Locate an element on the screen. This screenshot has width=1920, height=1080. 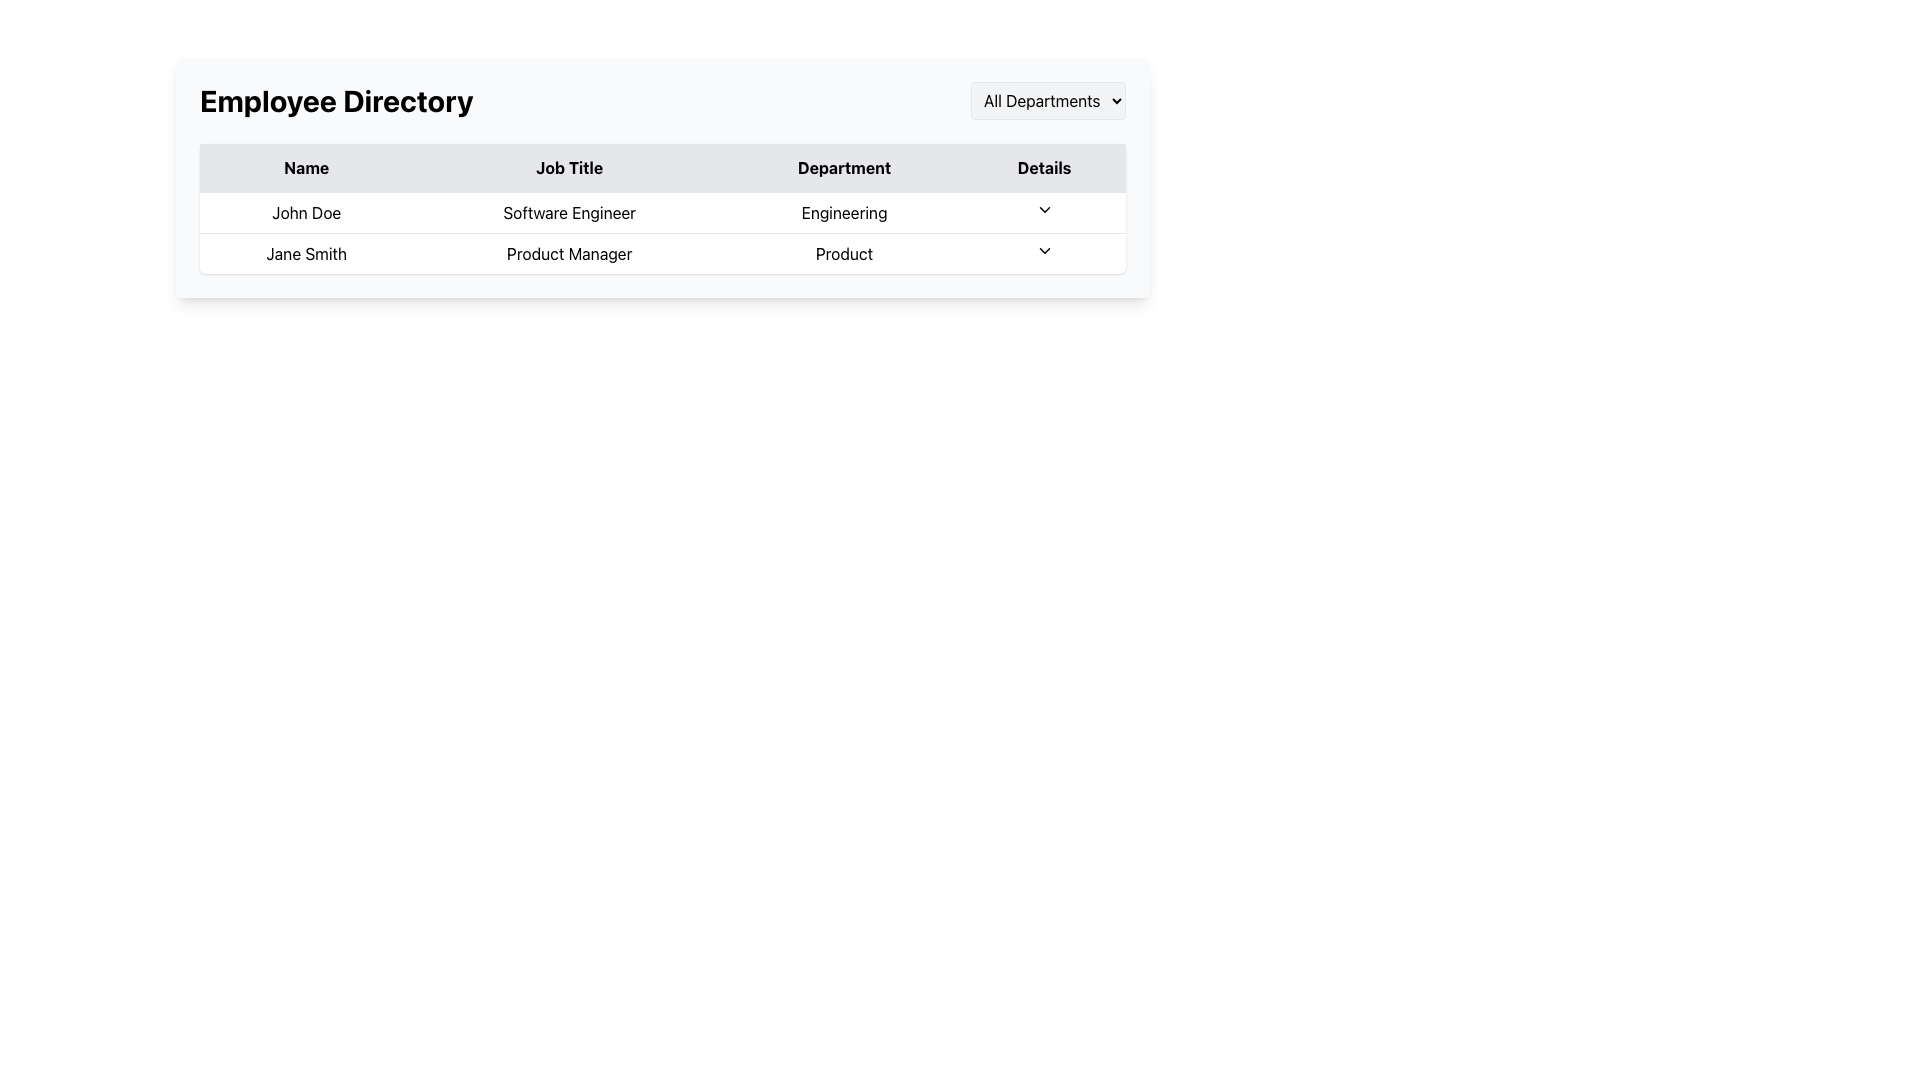
the text label displaying 'Product Manager', which is the second cell in the second row of the table under the 'Job Title' column, positioned between 'Jane Smith' and 'Product' is located at coordinates (568, 252).